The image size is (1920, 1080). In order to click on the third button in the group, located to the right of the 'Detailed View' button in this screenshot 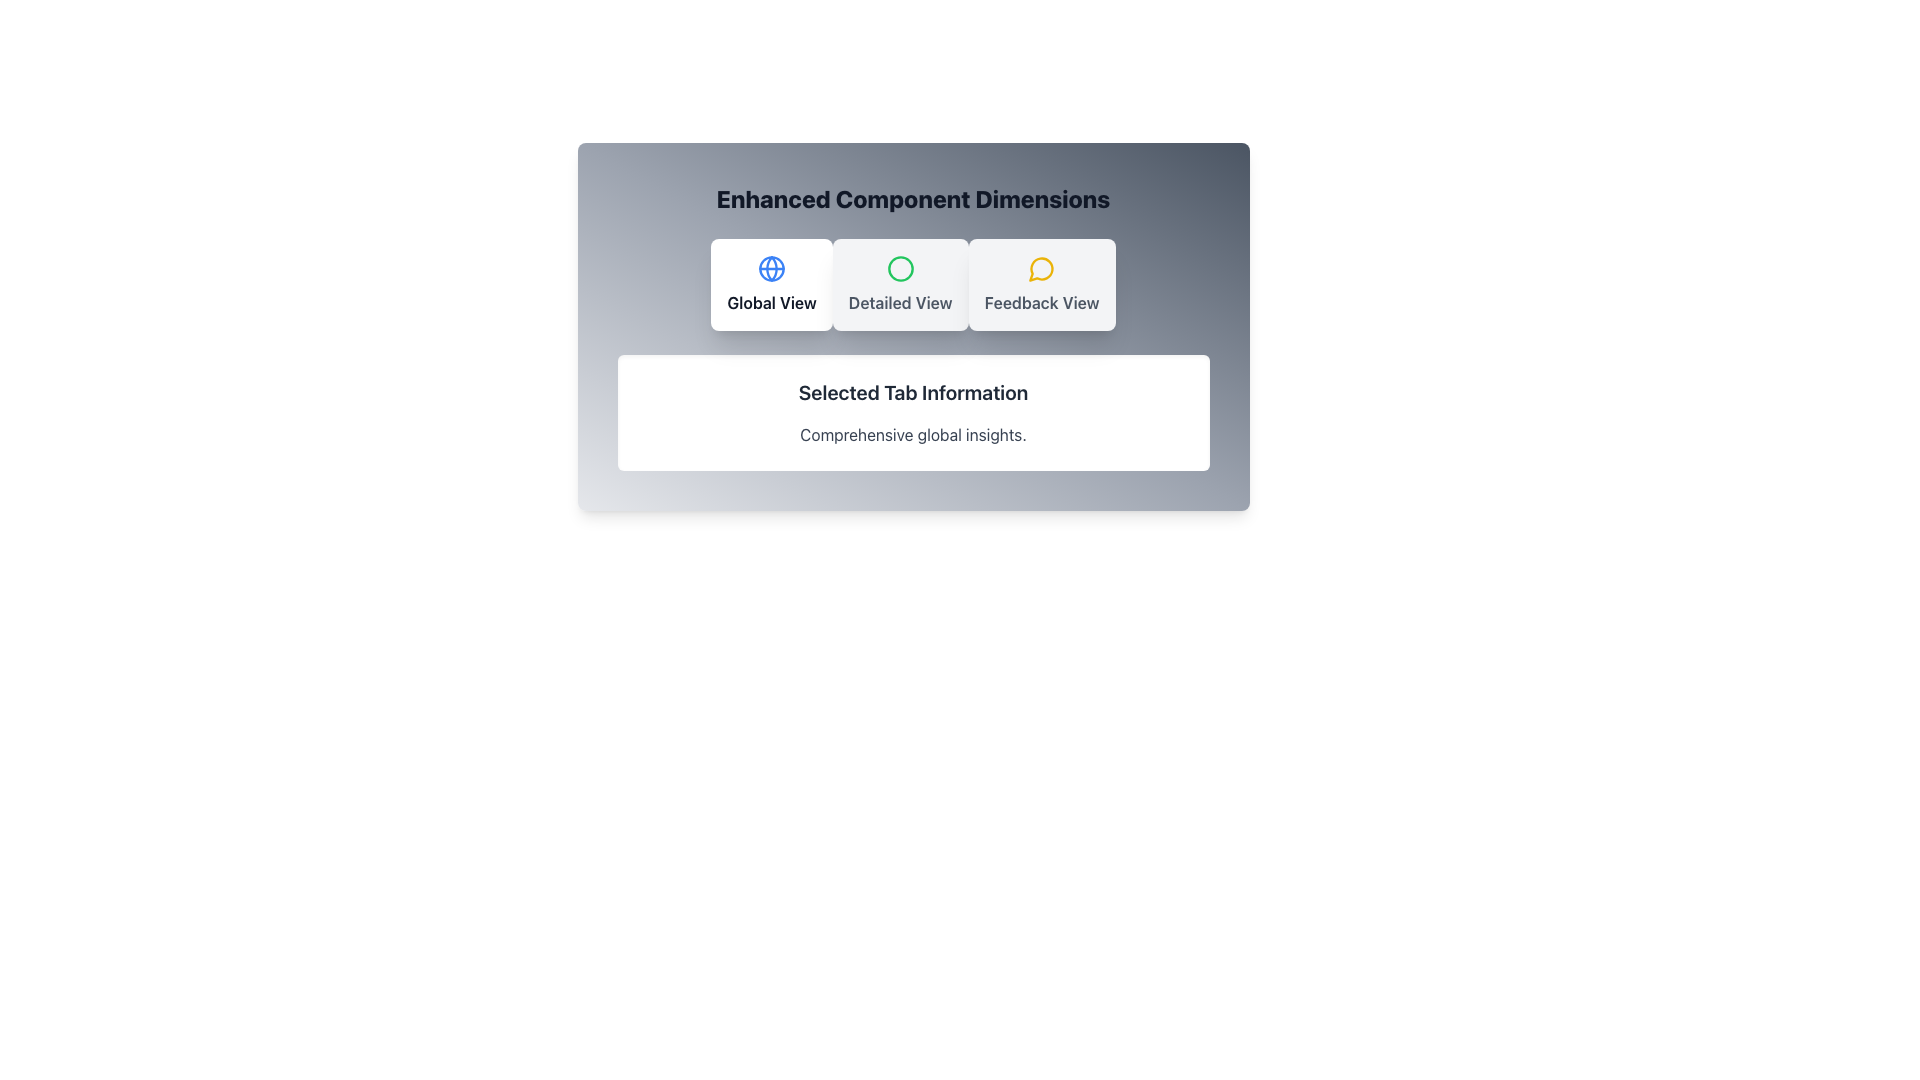, I will do `click(1040, 285)`.